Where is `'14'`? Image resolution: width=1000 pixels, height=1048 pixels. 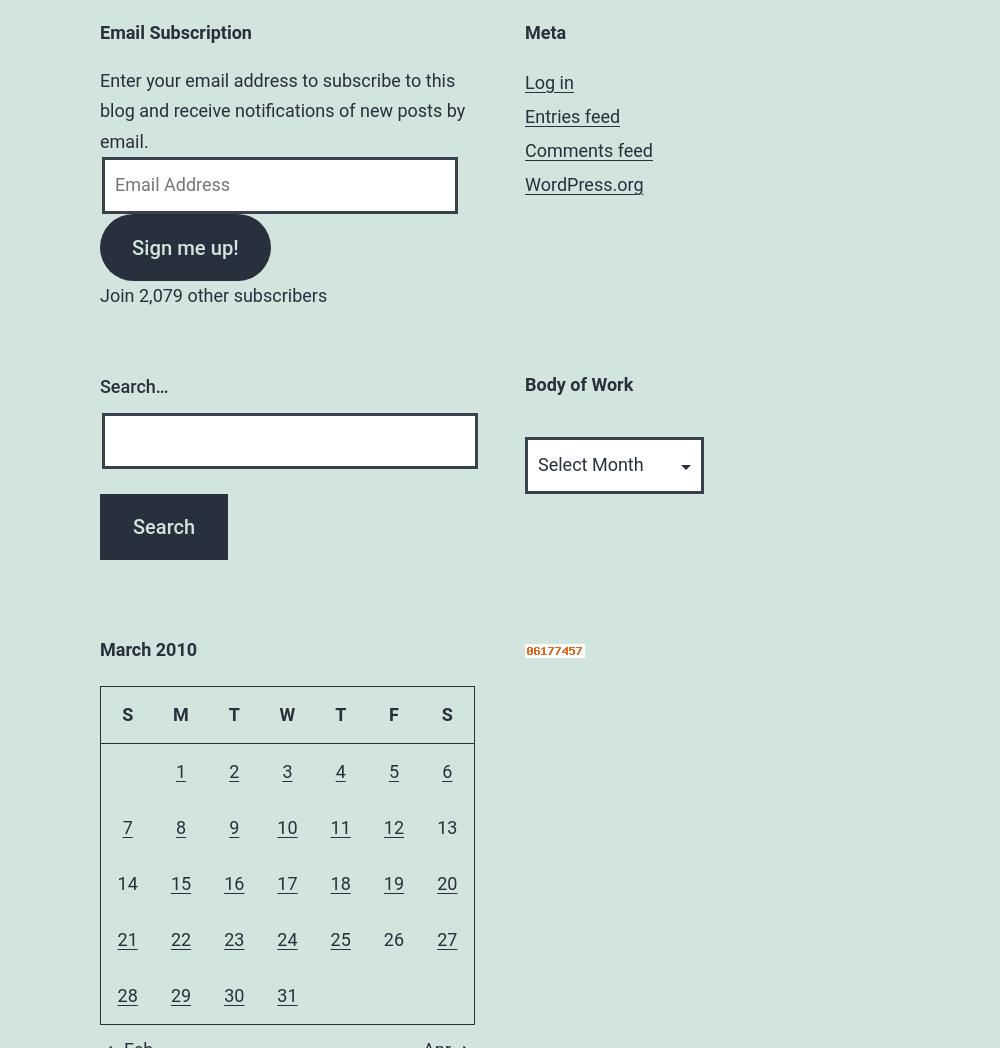
'14' is located at coordinates (127, 881).